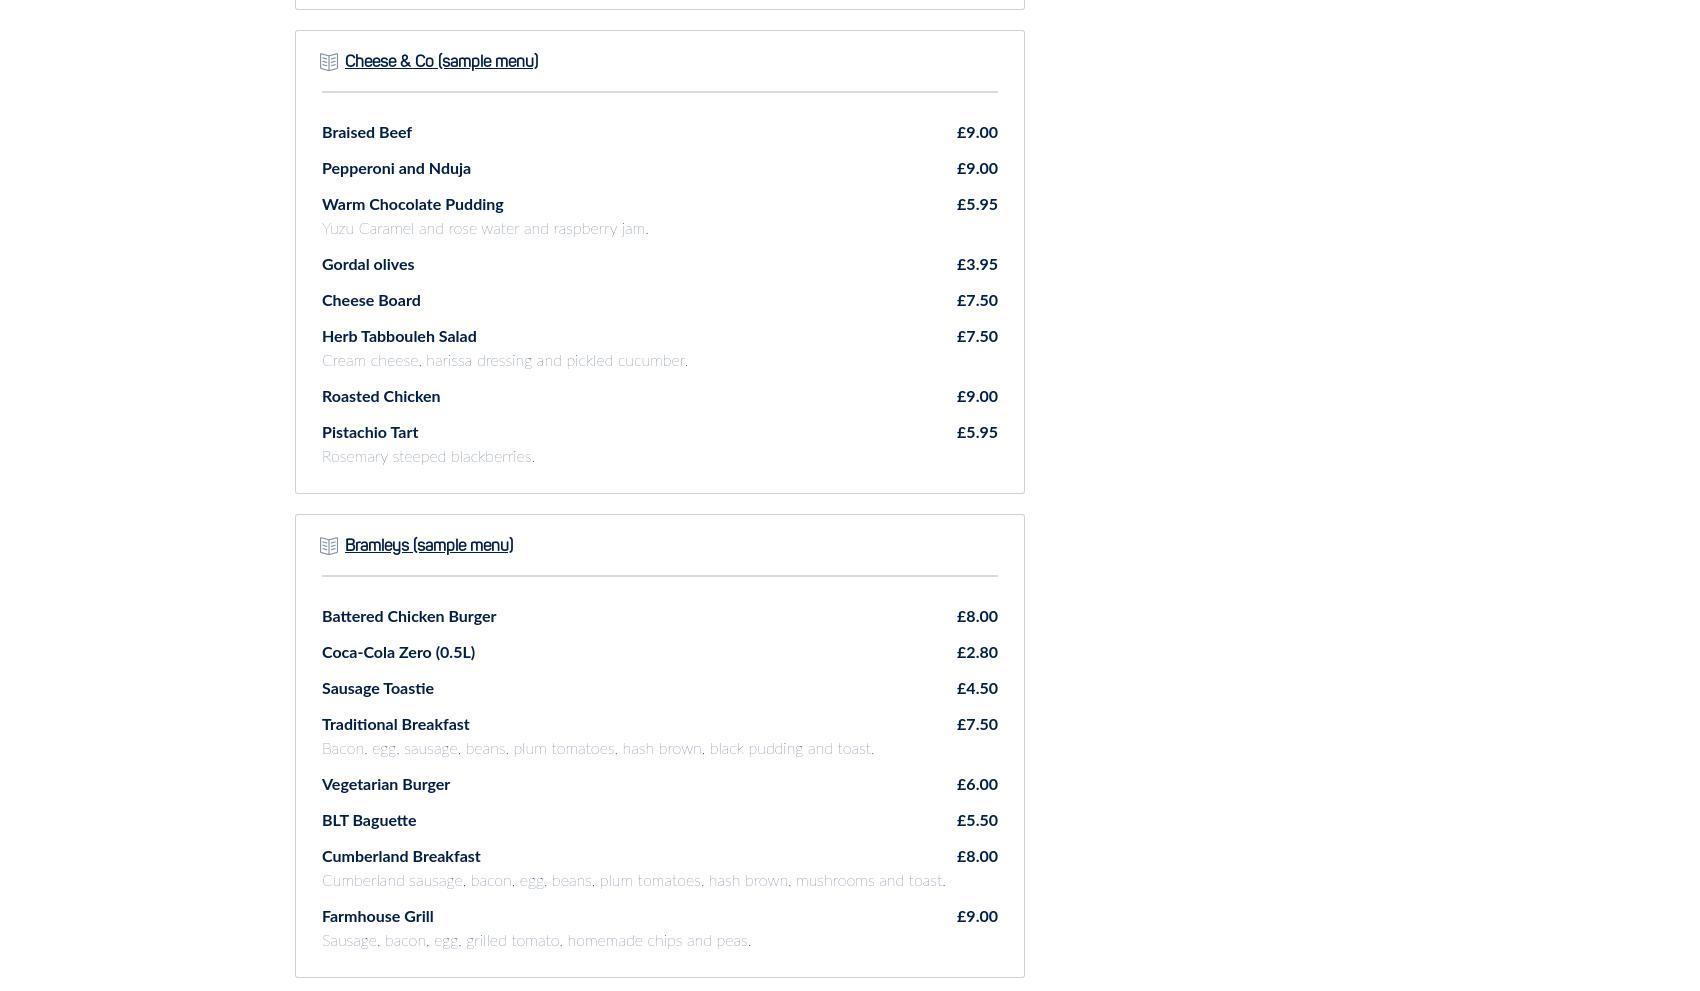 This screenshot has width=1700, height=991. What do you see at coordinates (976, 687) in the screenshot?
I see `'£4.50'` at bounding box center [976, 687].